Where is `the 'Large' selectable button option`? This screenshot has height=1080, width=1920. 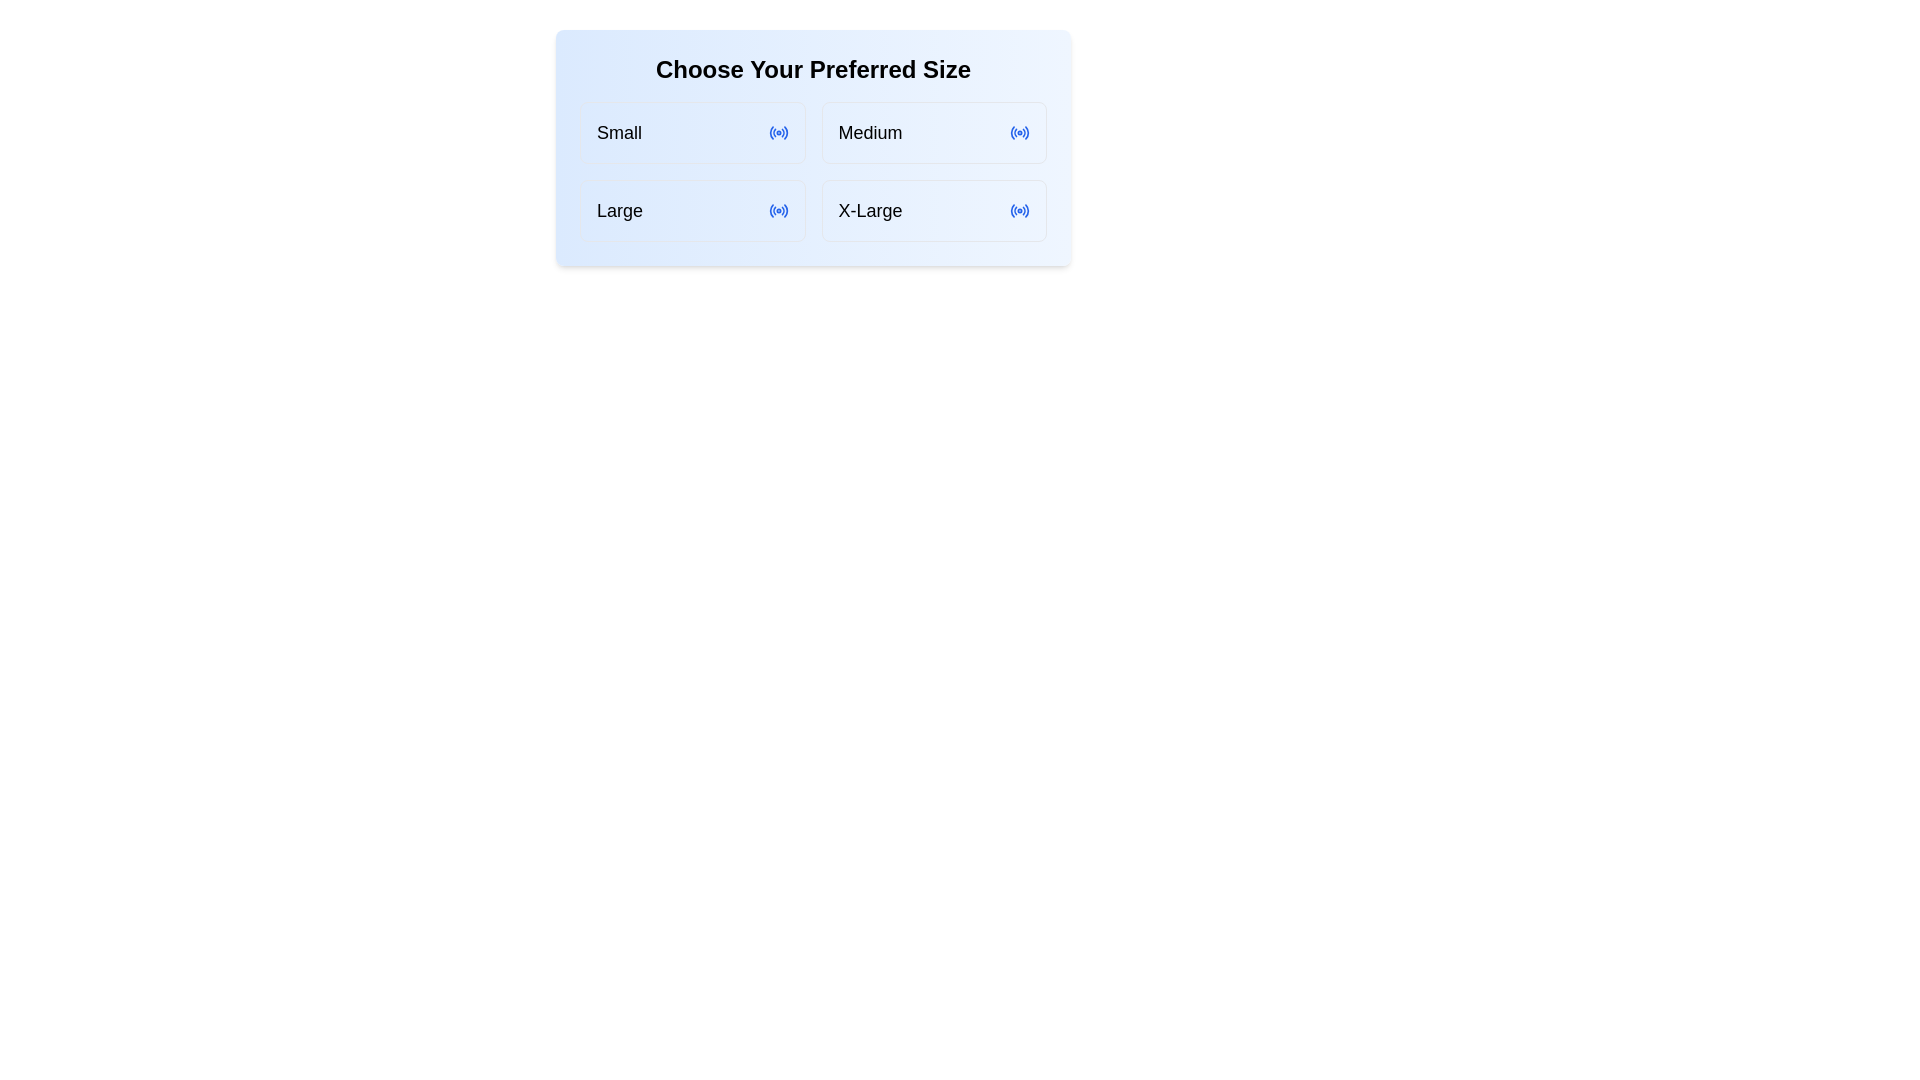
the 'Large' selectable button option is located at coordinates (692, 211).